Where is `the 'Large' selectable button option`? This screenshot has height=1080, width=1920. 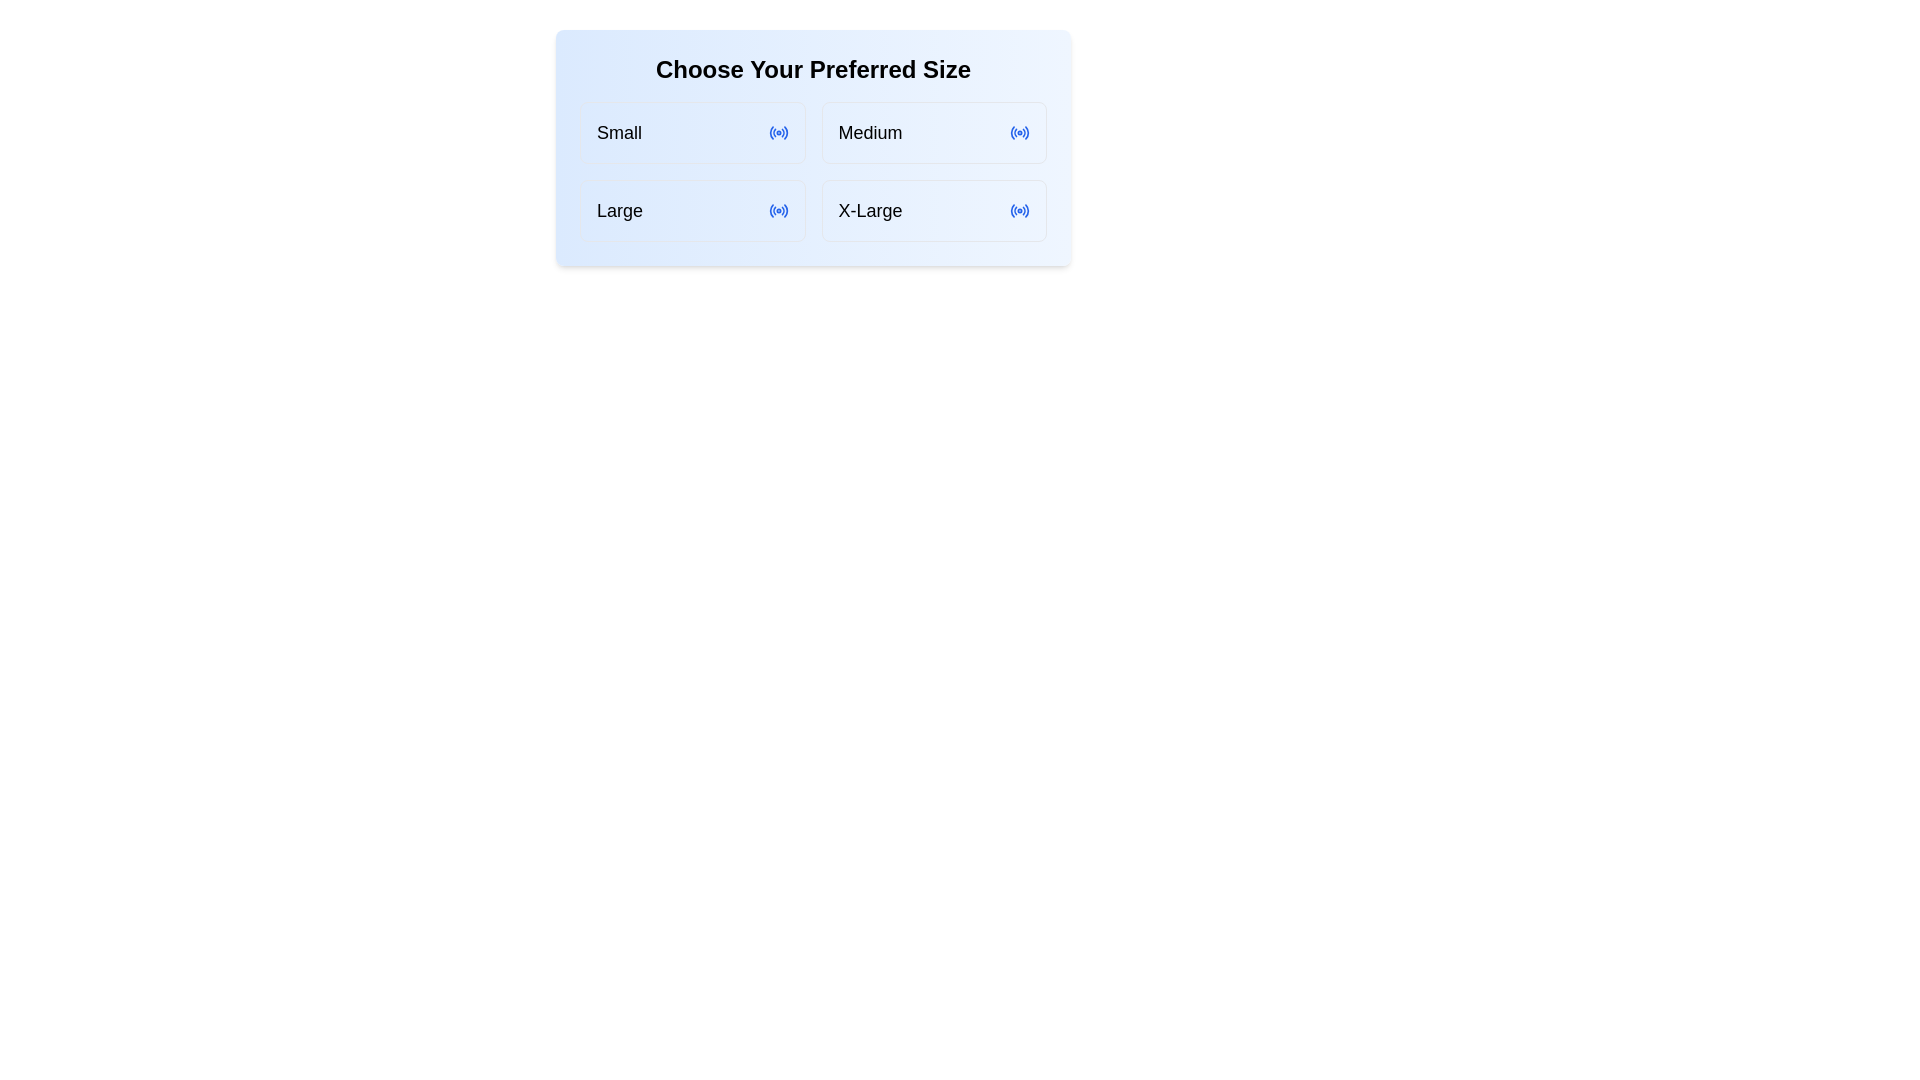
the 'Large' selectable button option is located at coordinates (692, 211).